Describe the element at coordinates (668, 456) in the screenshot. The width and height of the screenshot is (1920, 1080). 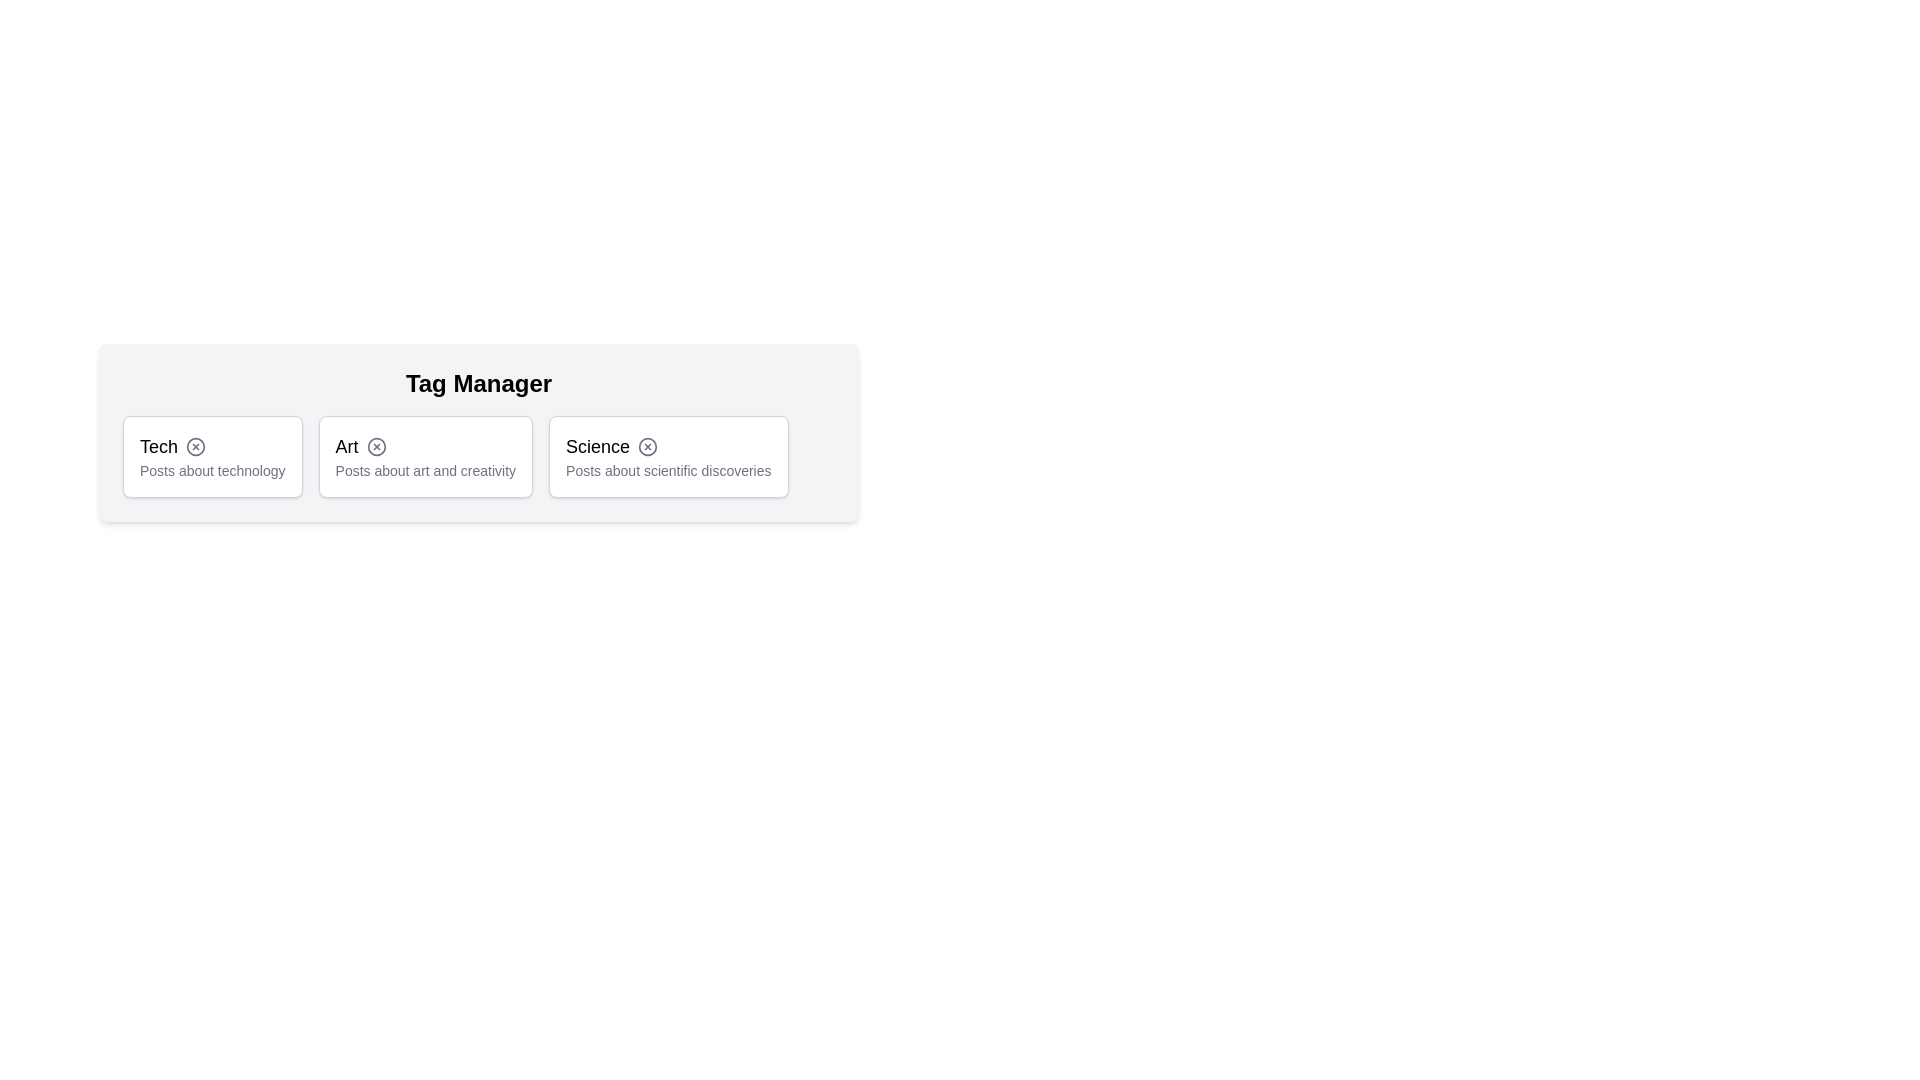
I see `the tag labeled Science to observe its hover effect` at that location.